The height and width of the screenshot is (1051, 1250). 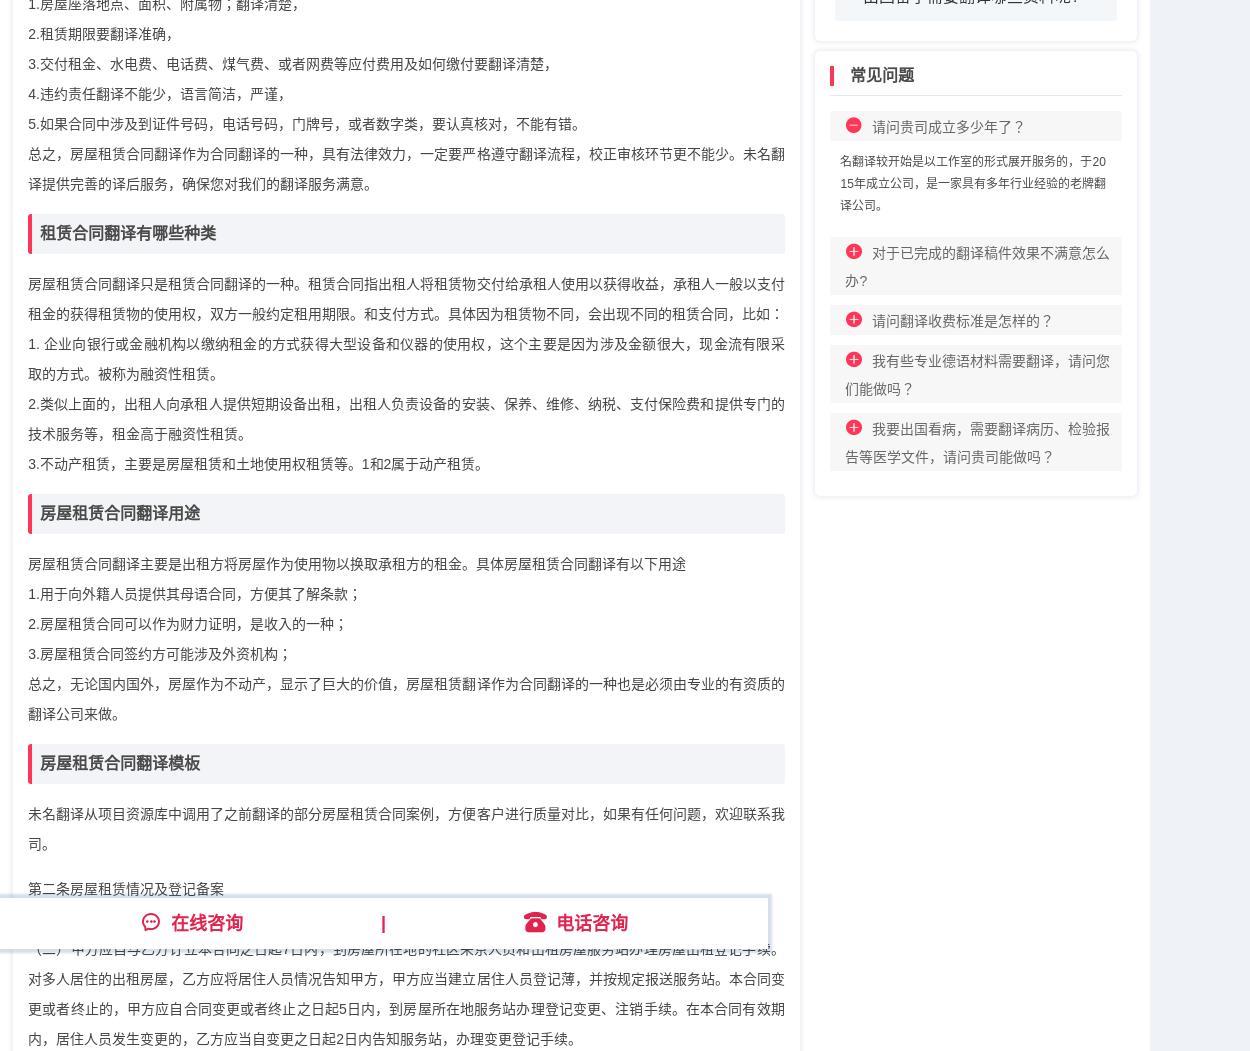 I want to click on '3.交付租金、水电费、电话费、煤气费、或者网费等应付费用及如何缴付要翻译清楚，', so click(x=292, y=61).